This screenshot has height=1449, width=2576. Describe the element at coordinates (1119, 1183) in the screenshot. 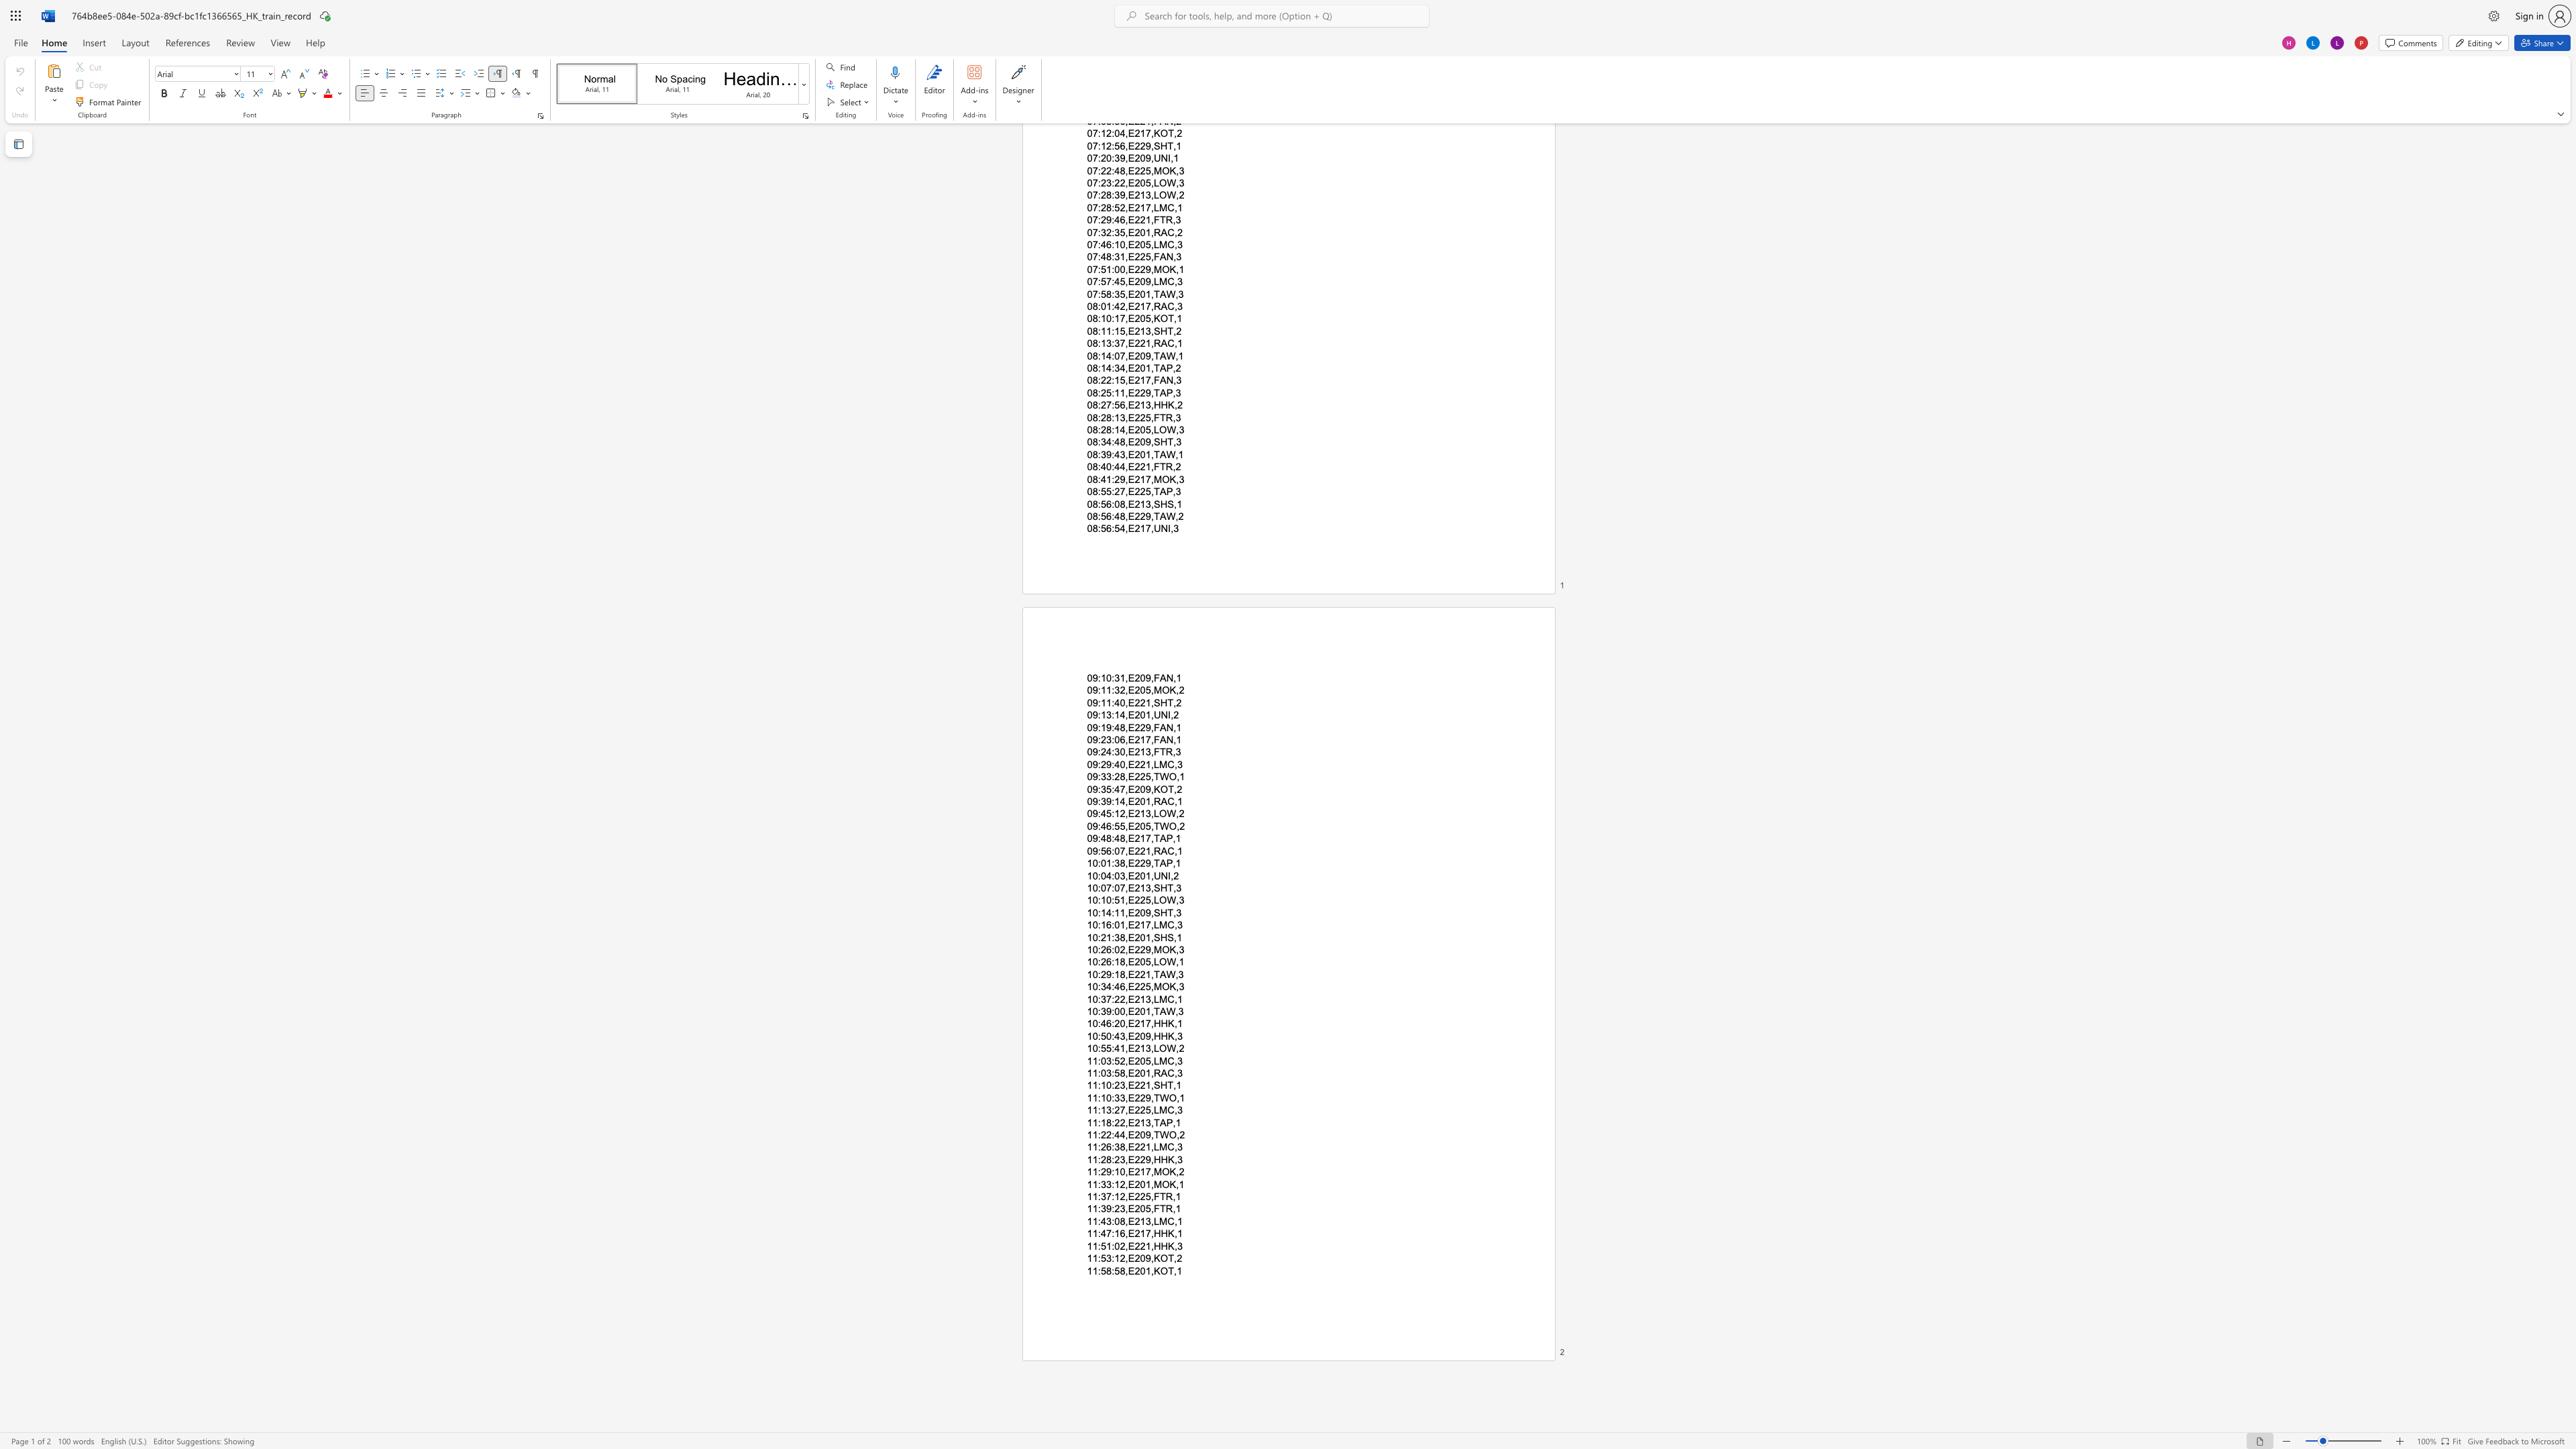

I see `the subset text "2,E20" within the text "11:33:12,E201,MOK,1"` at that location.